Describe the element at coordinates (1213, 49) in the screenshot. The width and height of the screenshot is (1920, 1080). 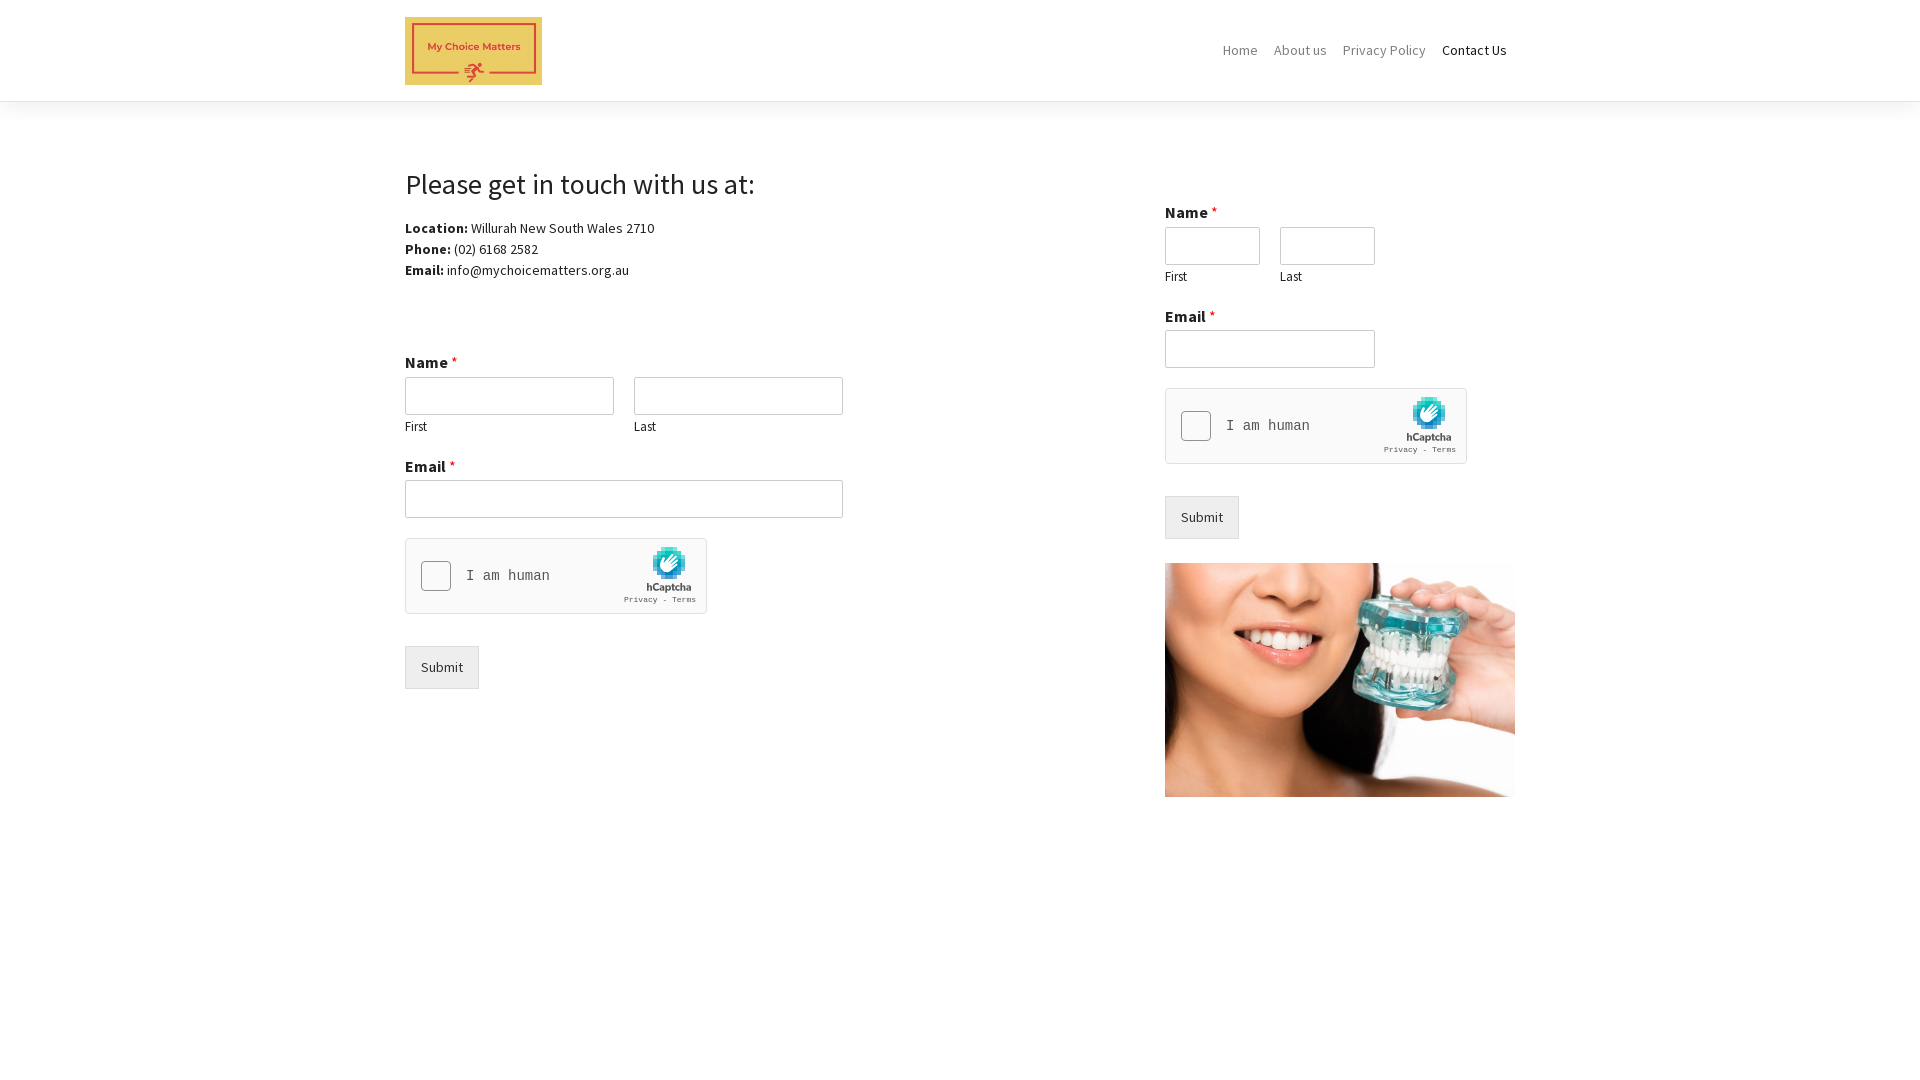
I see `'Home'` at that location.